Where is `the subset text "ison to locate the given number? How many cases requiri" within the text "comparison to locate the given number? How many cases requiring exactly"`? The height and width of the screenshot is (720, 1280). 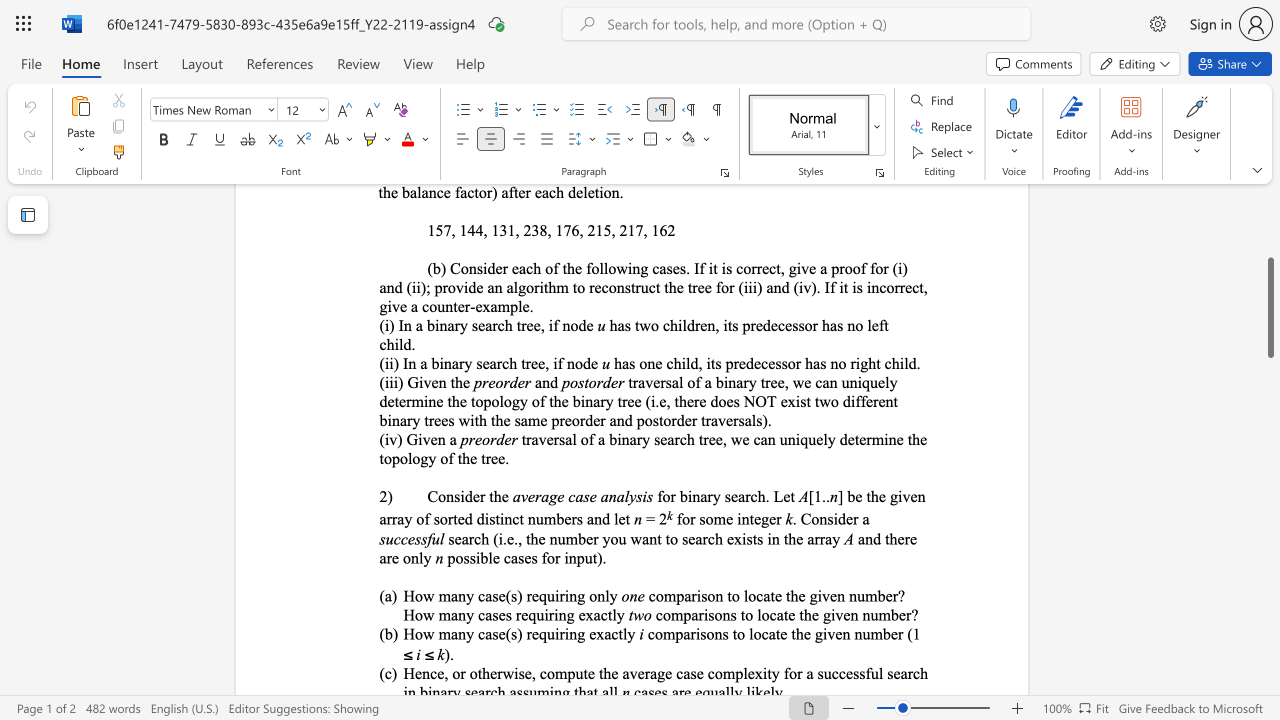
the subset text "ison to locate the given number? How many cases requiri" within the text "comparison to locate the given number? How many cases requiring exactly" is located at coordinates (696, 595).